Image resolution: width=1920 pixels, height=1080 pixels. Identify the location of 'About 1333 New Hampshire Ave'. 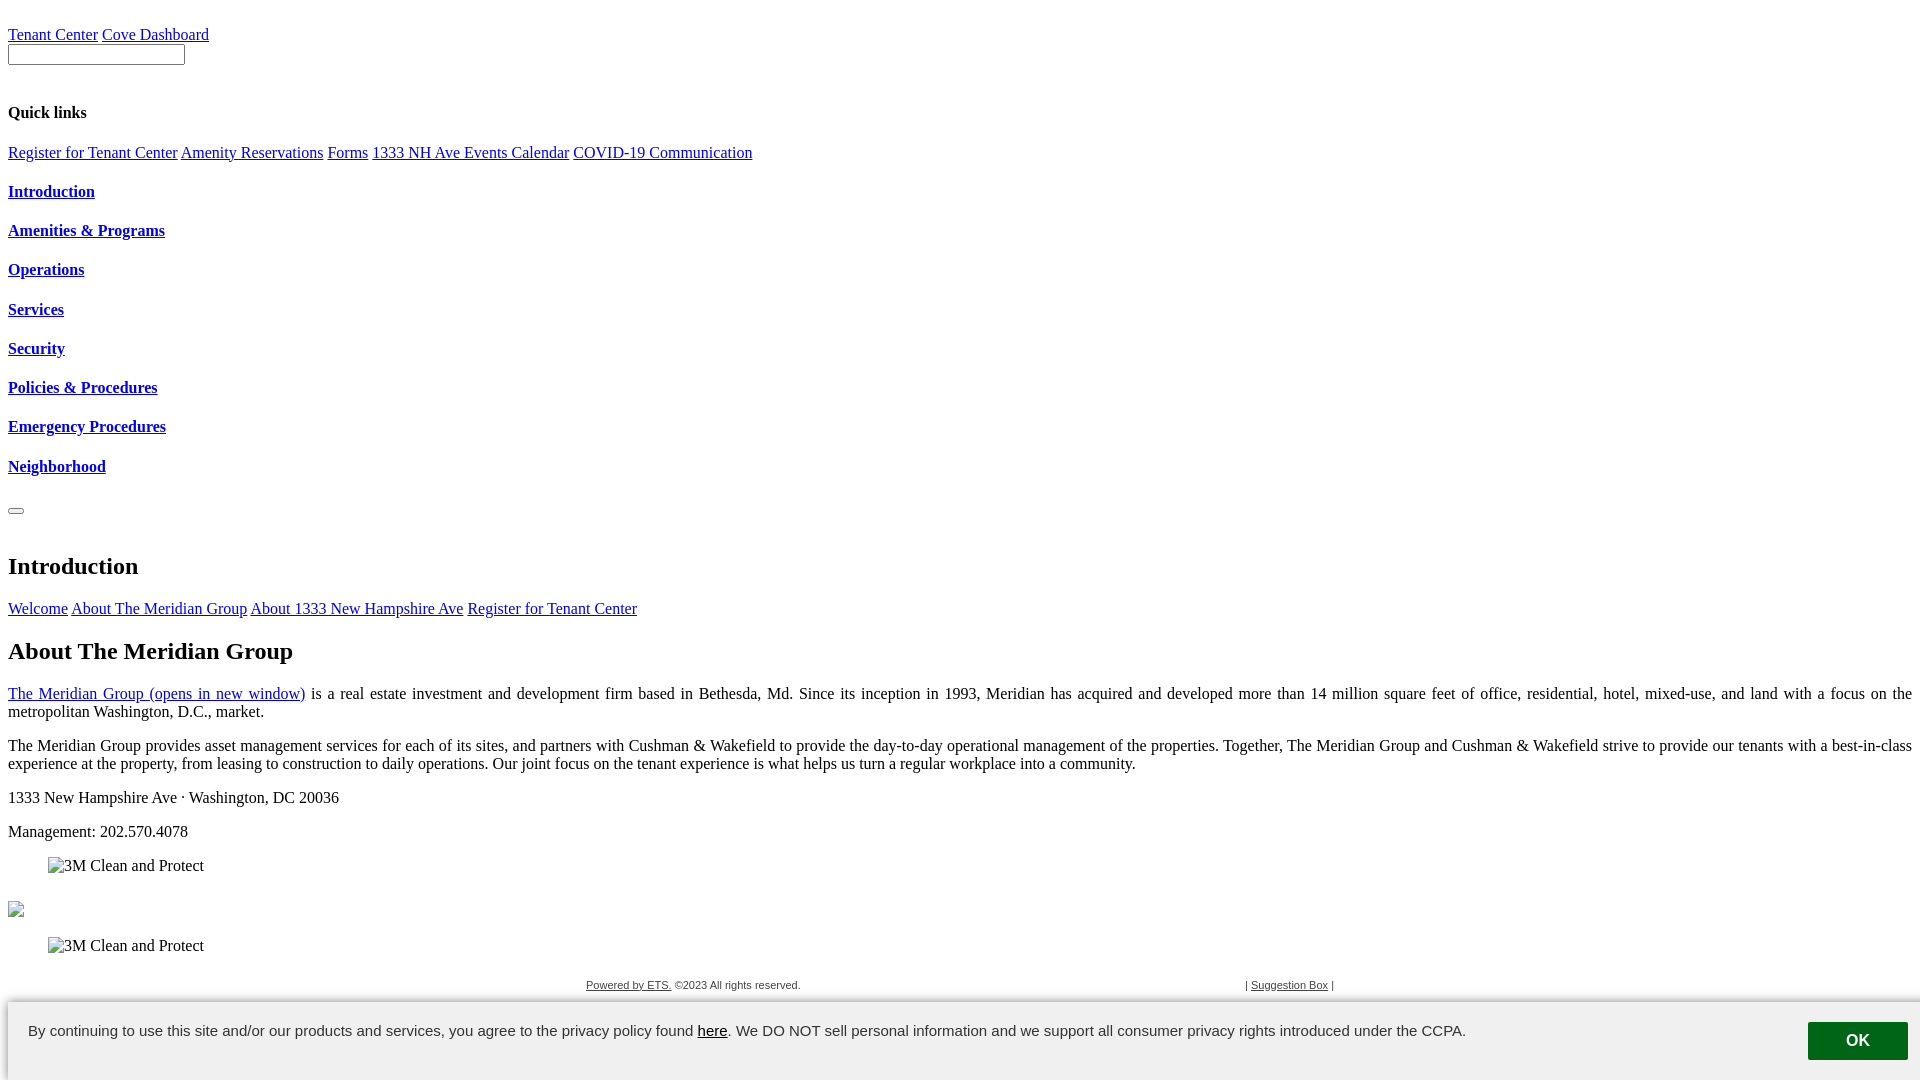
(356, 607).